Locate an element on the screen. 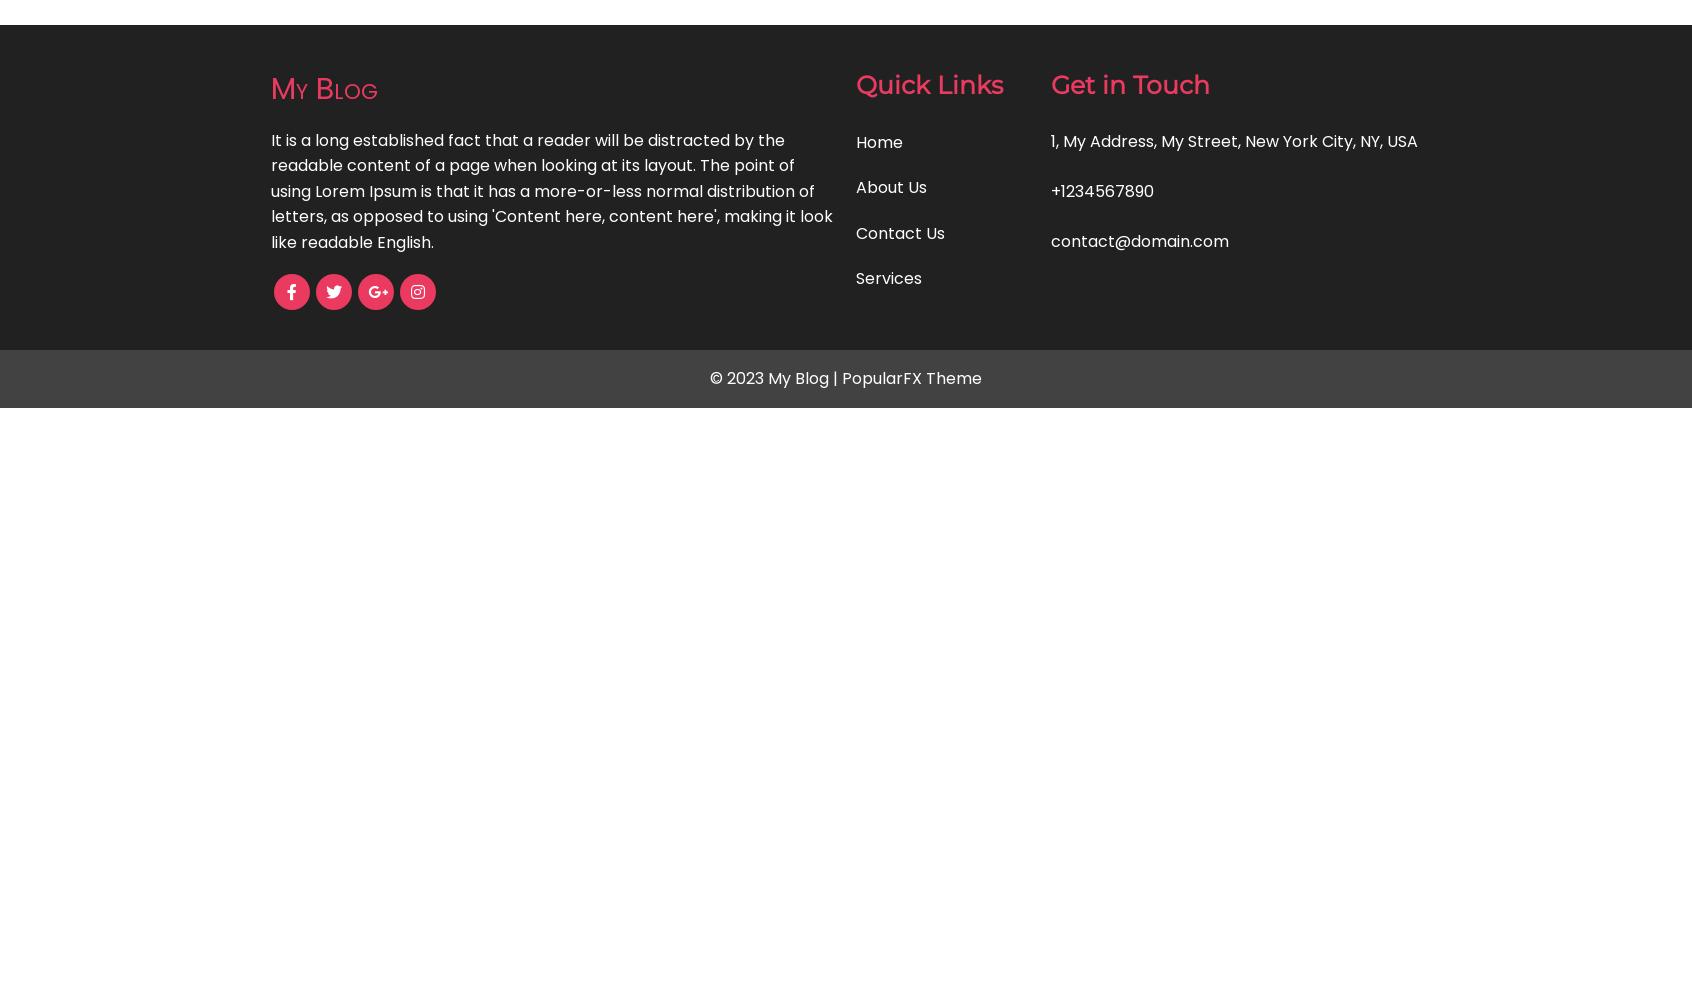  '+1234567890' is located at coordinates (1050, 189).